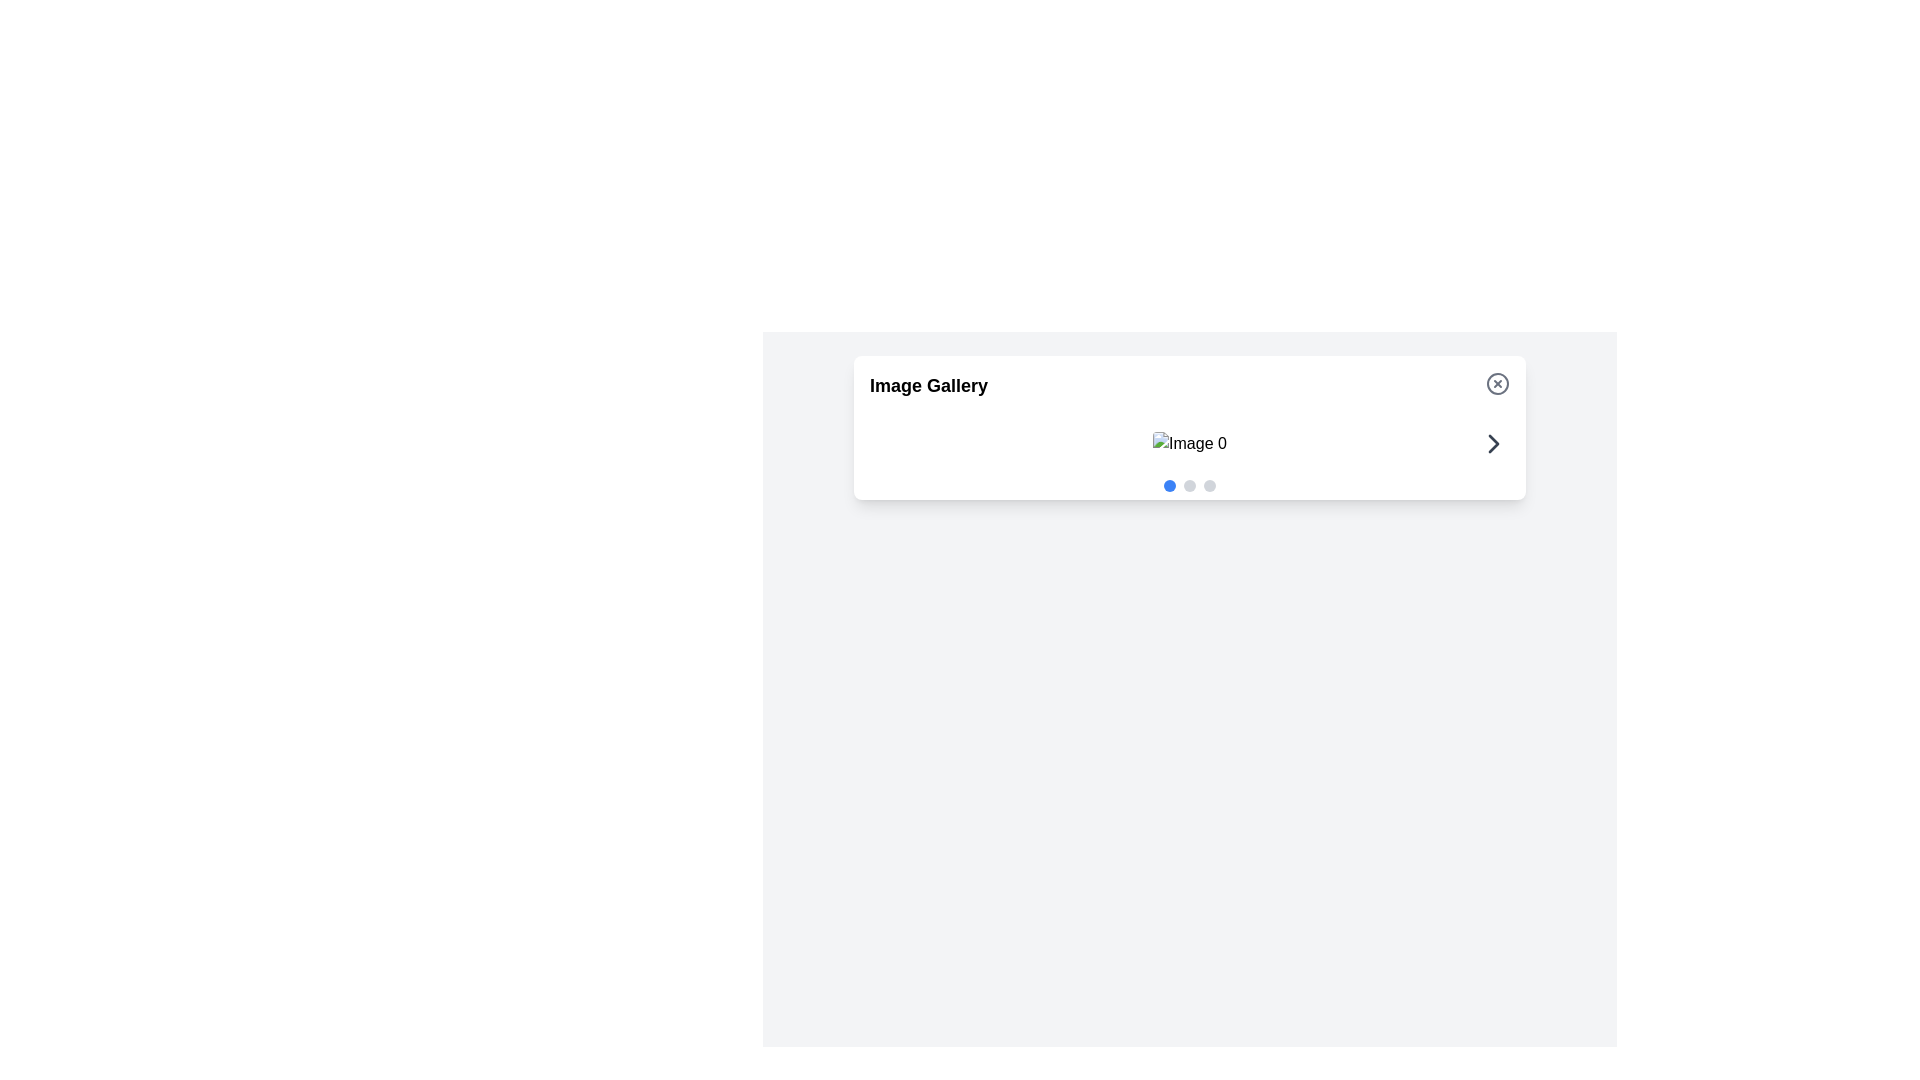  I want to click on the third selectable navigation indicator dot, which is a light gray circular dot, so click(1208, 486).